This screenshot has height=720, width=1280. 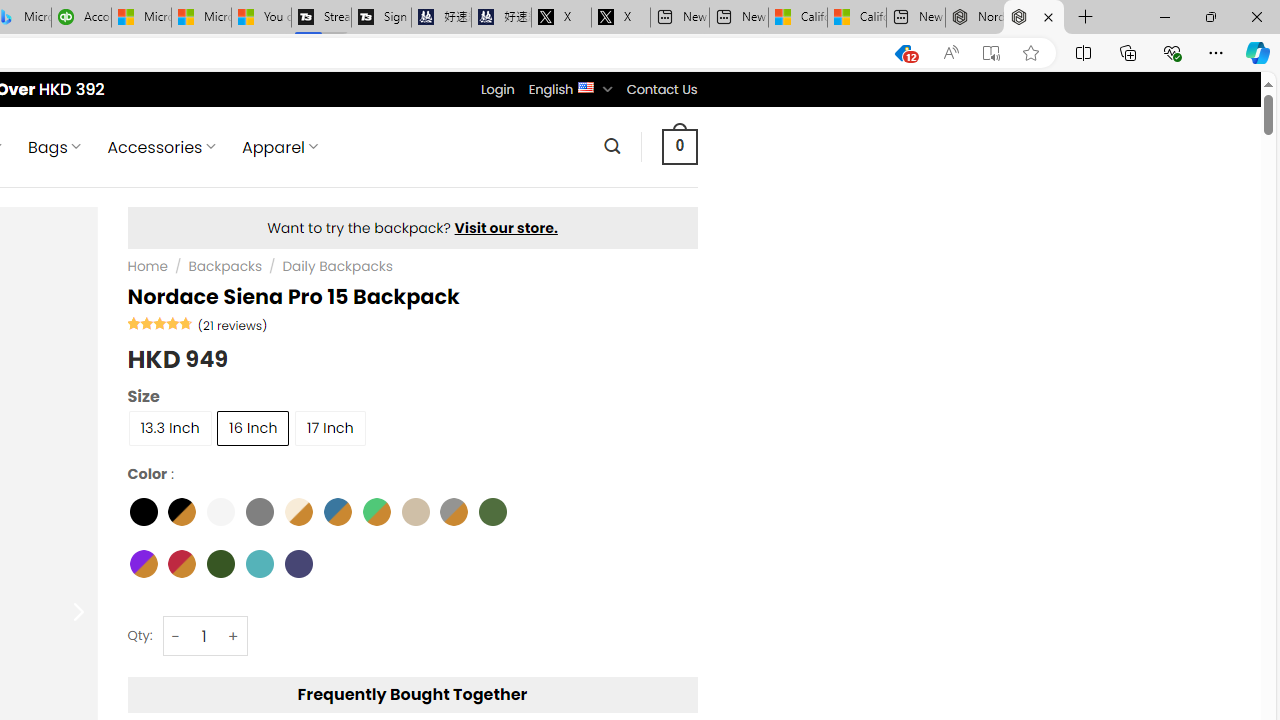 I want to click on 'Login', so click(x=497, y=88).